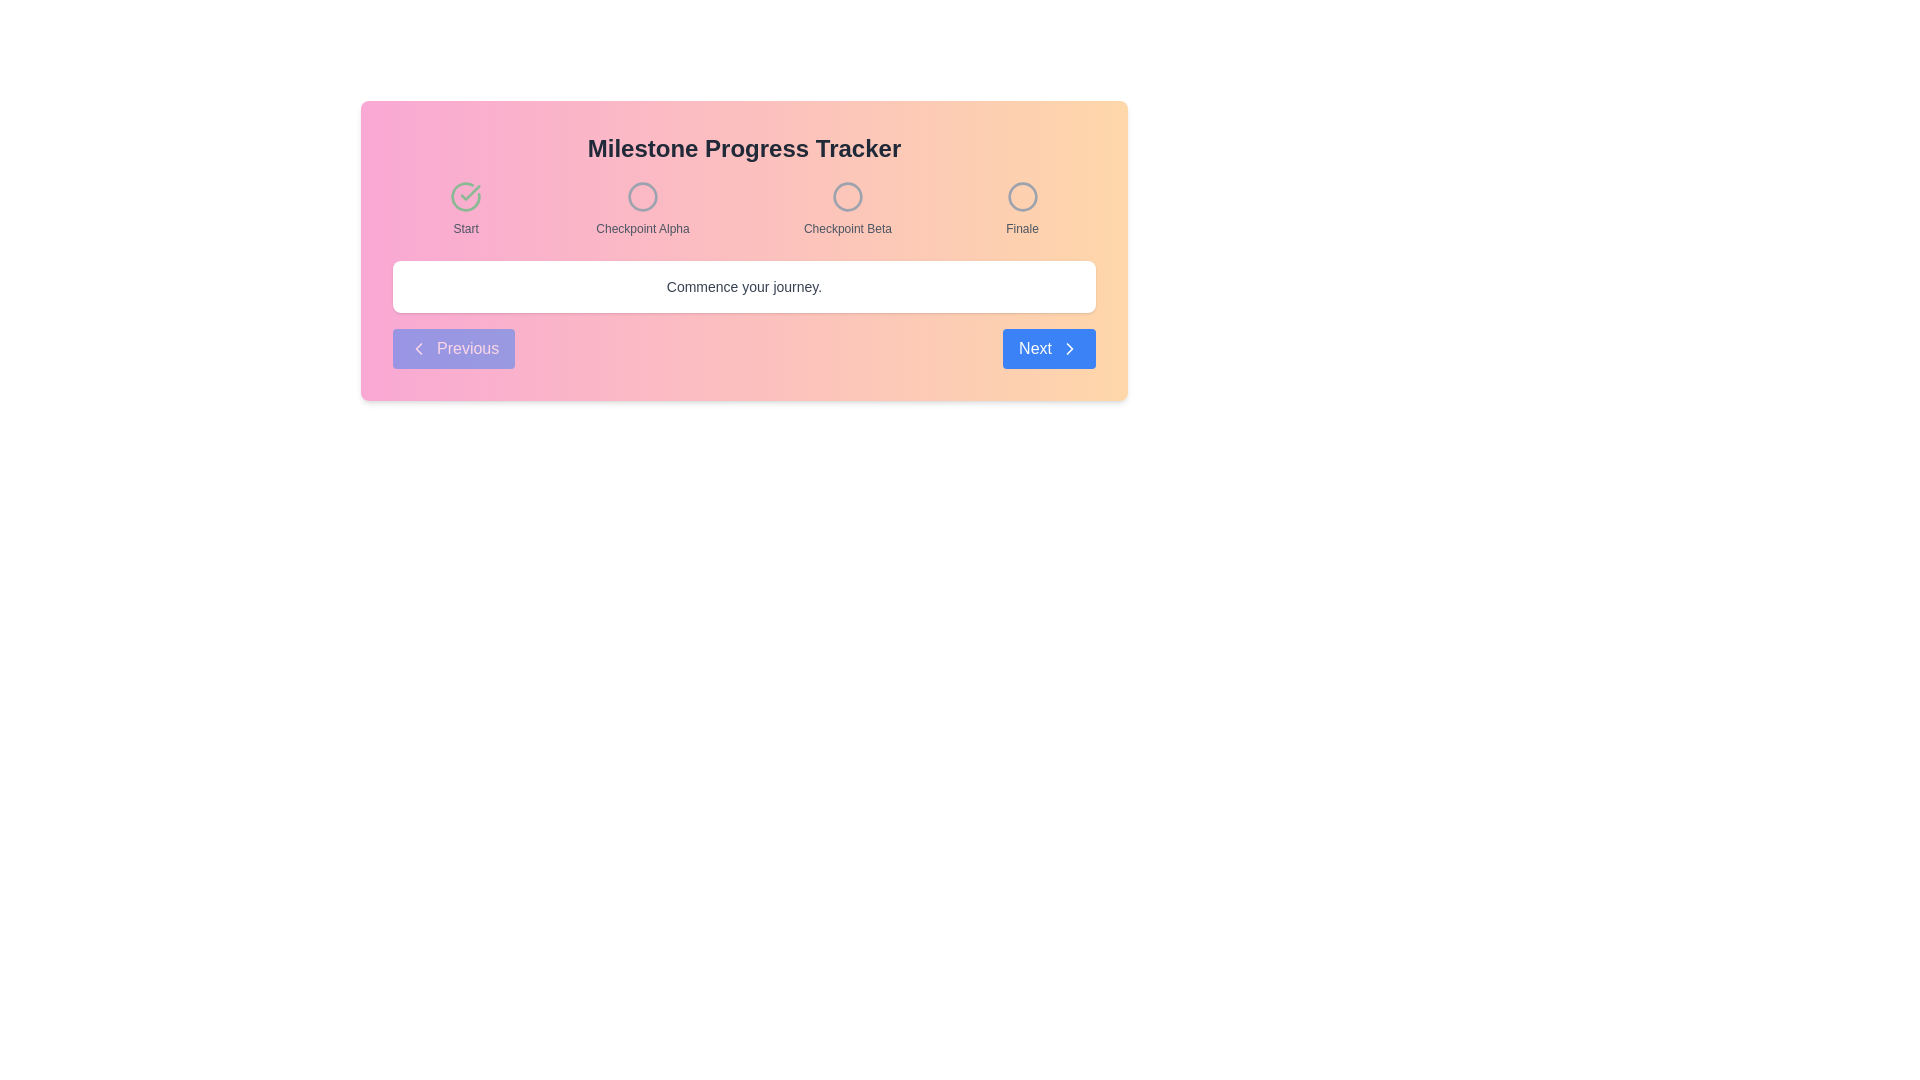 This screenshot has width=1920, height=1080. What do you see at coordinates (643, 196) in the screenshot?
I see `the Progress tracker milestone icon representing 'Checkpoint Alpha' in the Milestone Progress Tracker layout` at bounding box center [643, 196].